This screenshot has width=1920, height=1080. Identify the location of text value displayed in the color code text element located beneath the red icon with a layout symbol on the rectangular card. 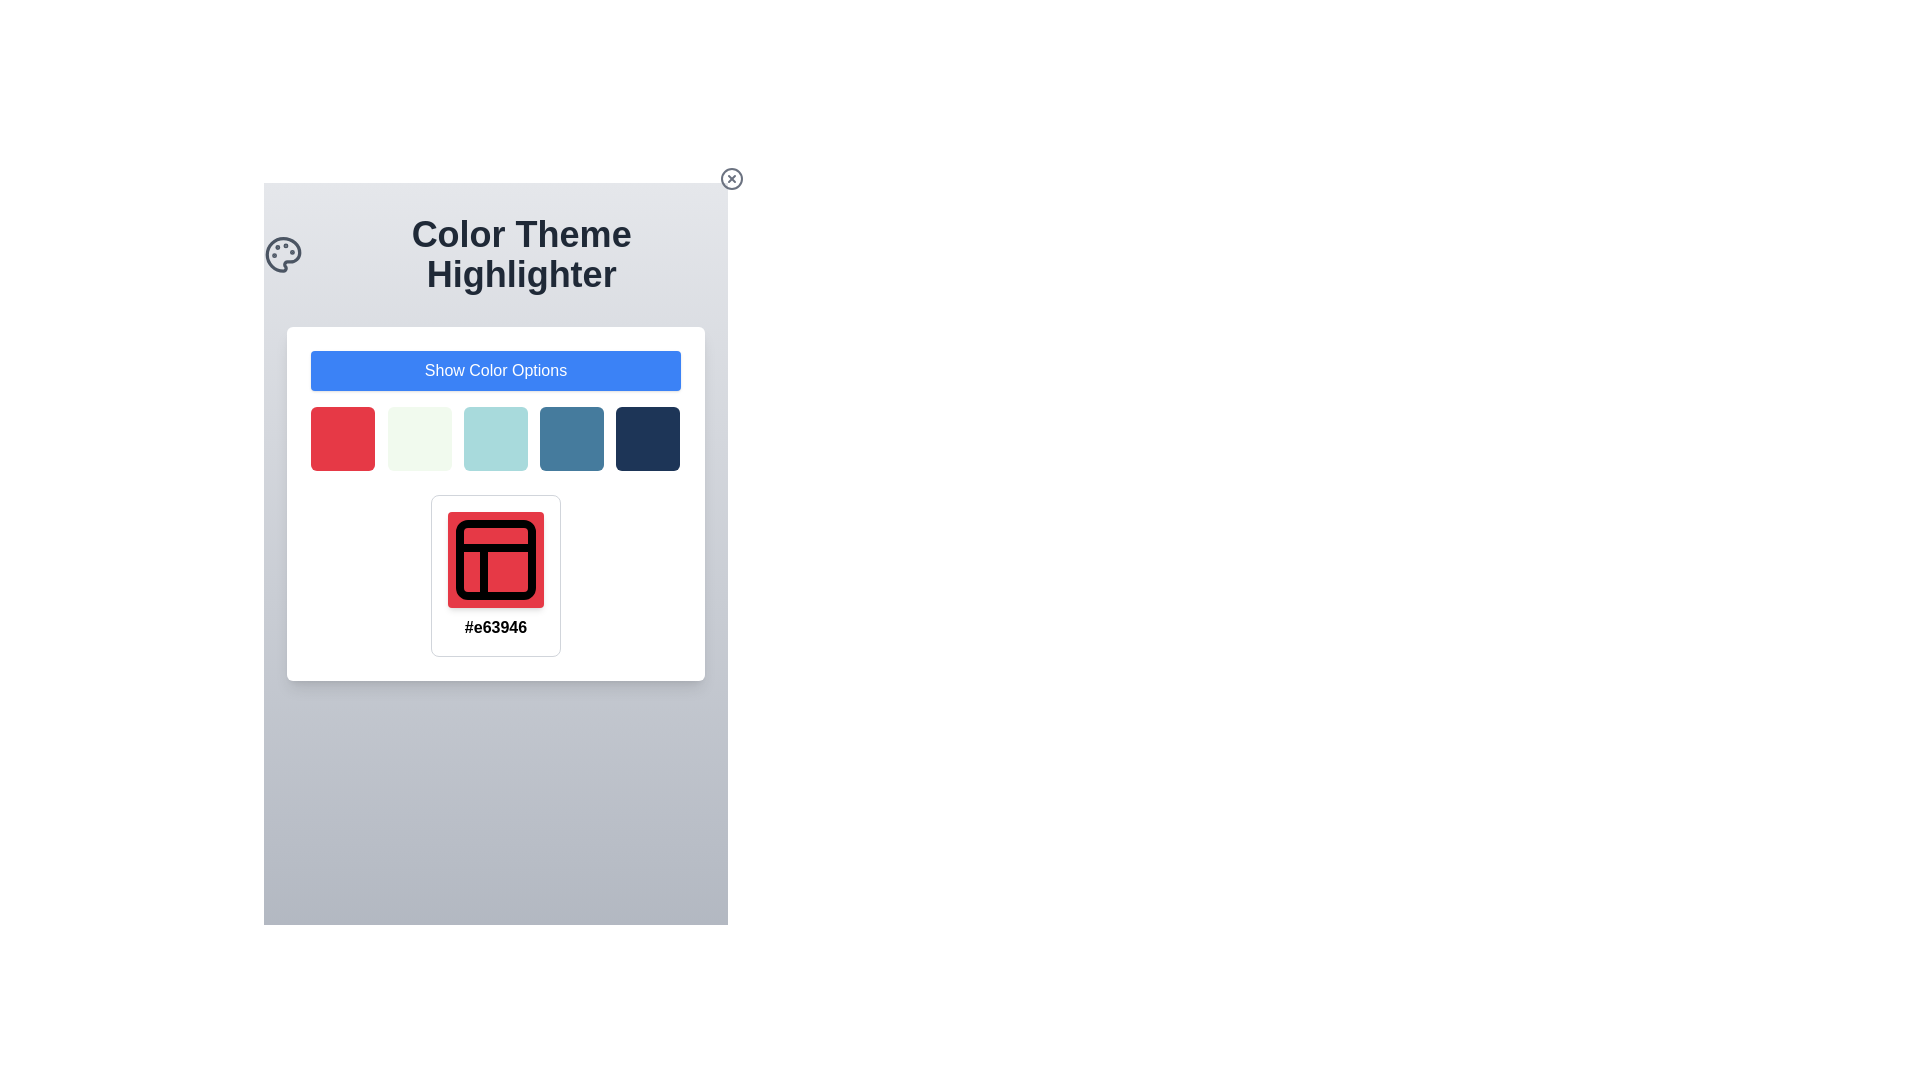
(495, 627).